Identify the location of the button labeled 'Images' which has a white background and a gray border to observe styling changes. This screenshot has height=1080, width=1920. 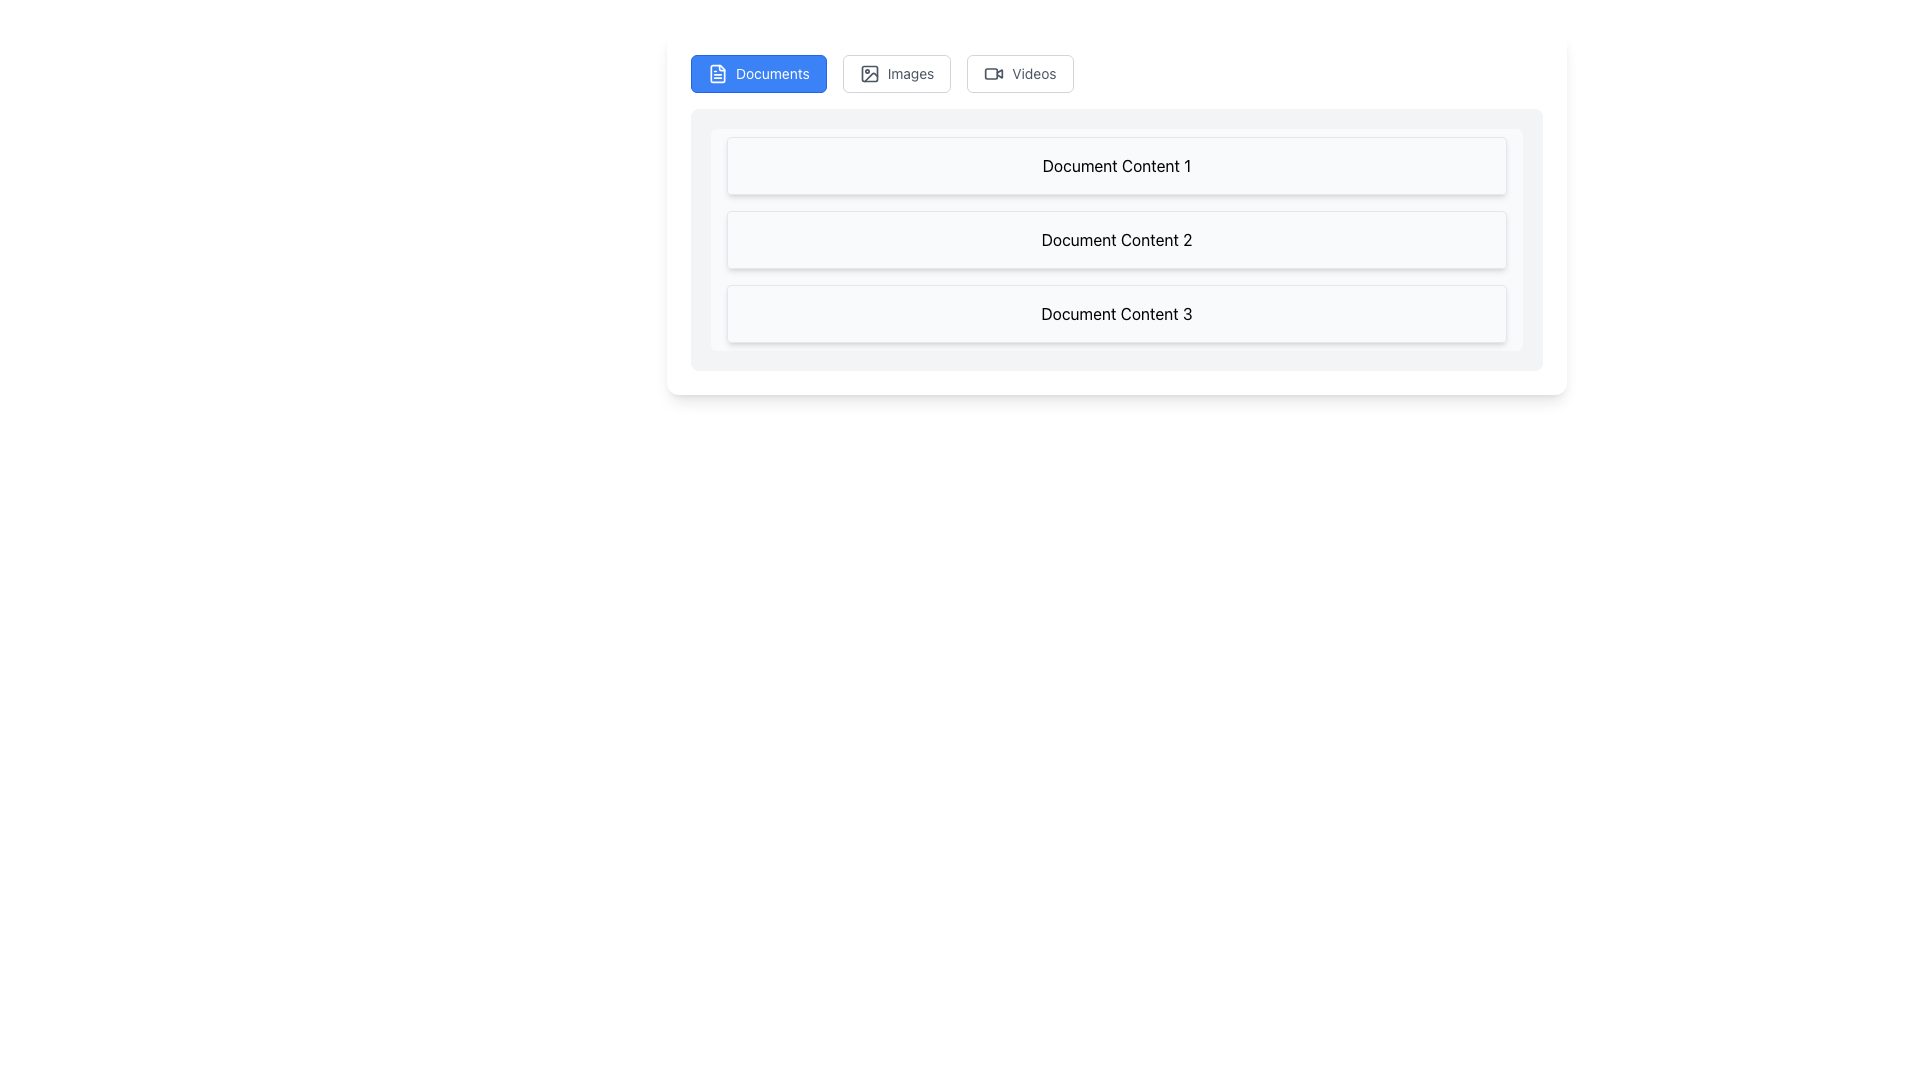
(896, 72).